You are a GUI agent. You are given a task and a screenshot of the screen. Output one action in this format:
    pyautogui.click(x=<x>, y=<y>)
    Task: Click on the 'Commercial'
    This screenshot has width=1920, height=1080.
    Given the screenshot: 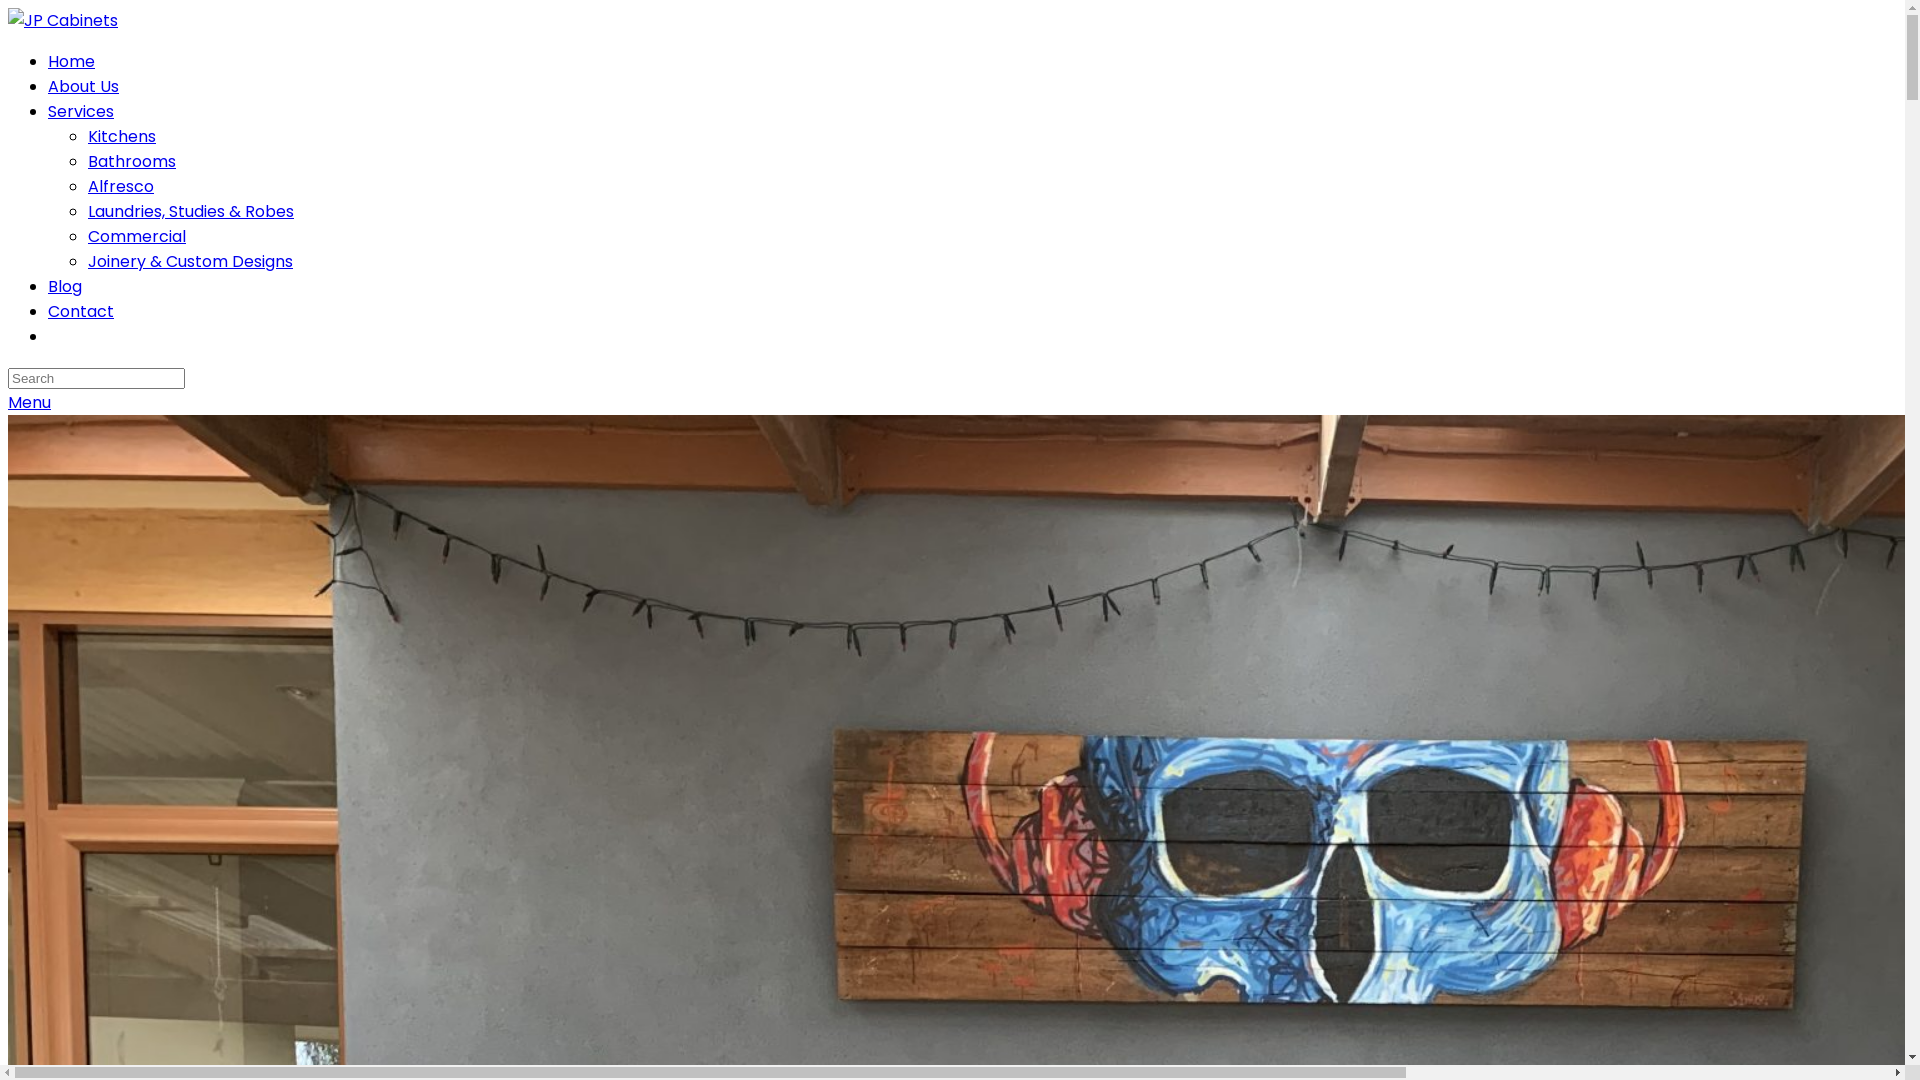 What is the action you would take?
    pyautogui.click(x=136, y=235)
    